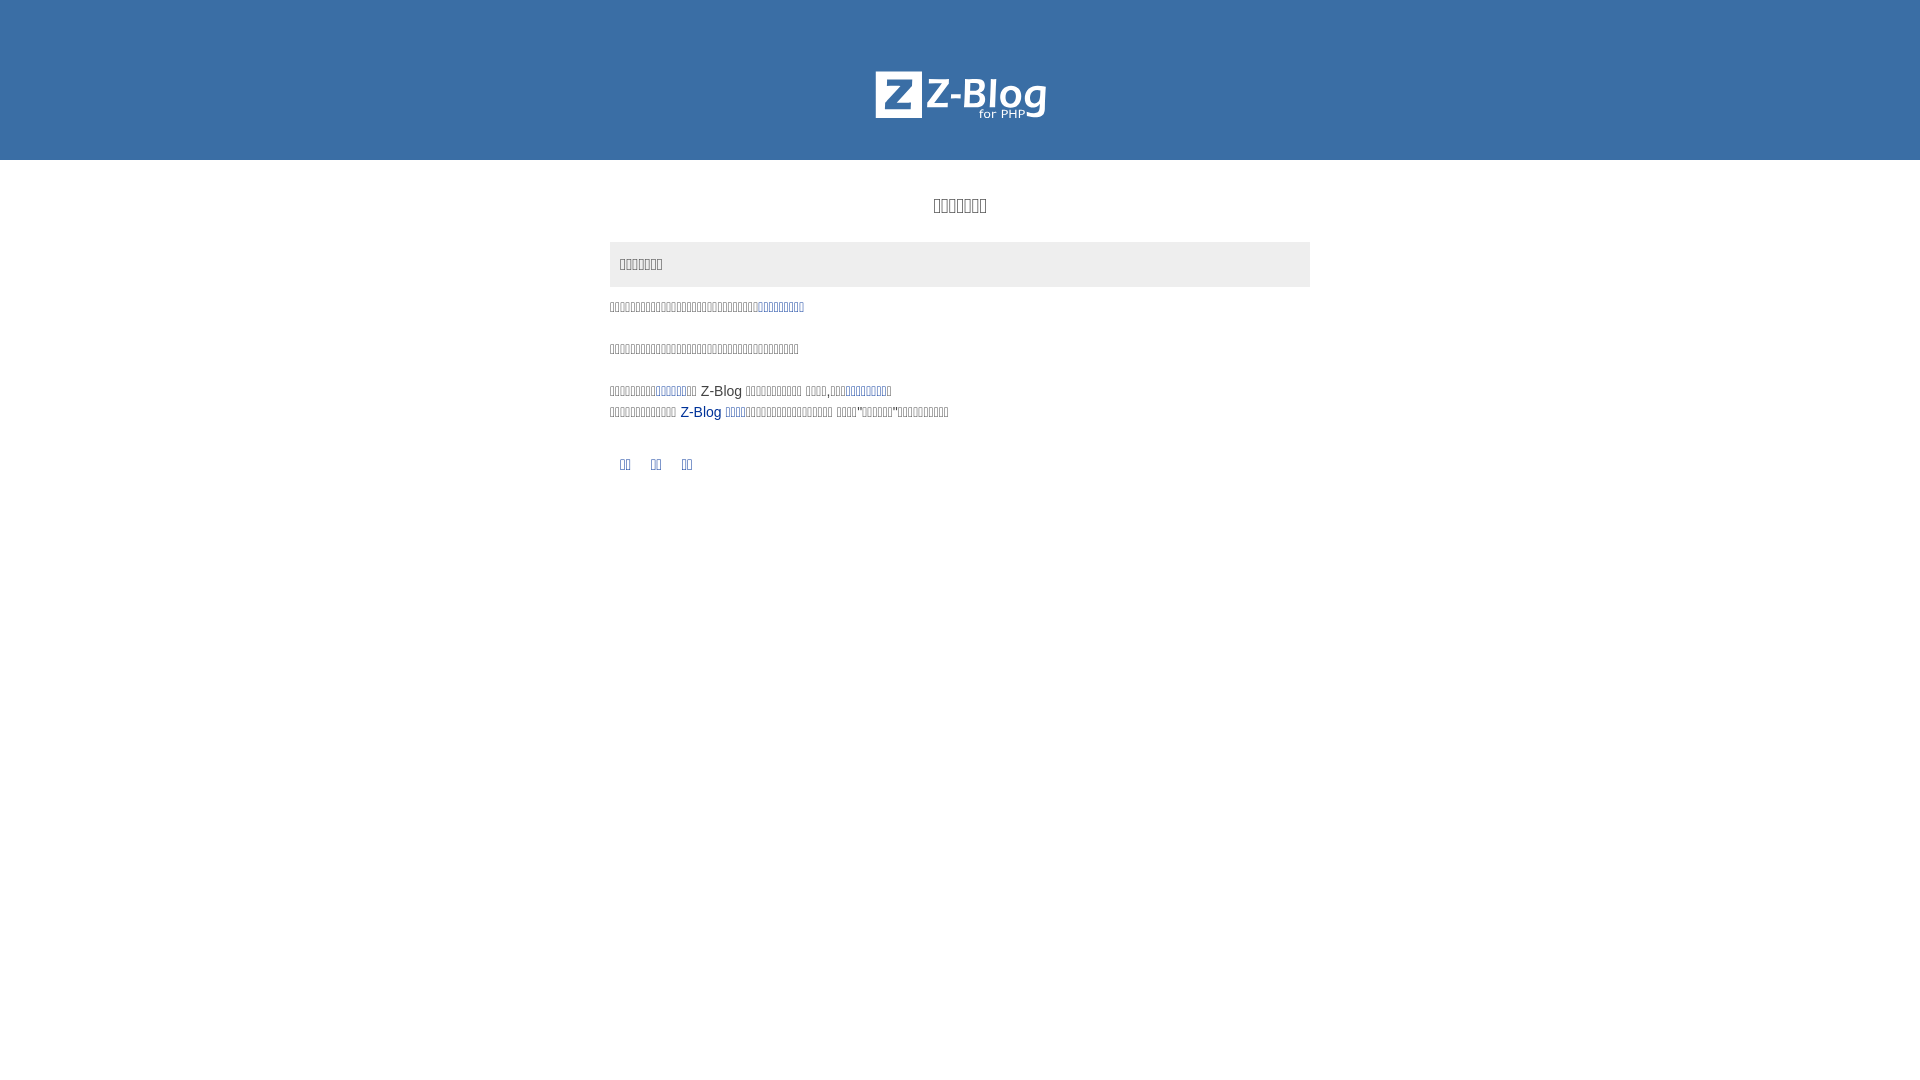 The image size is (1920, 1080). What do you see at coordinates (859, 95) in the screenshot?
I see `'Z-BlogPHP'` at bounding box center [859, 95].